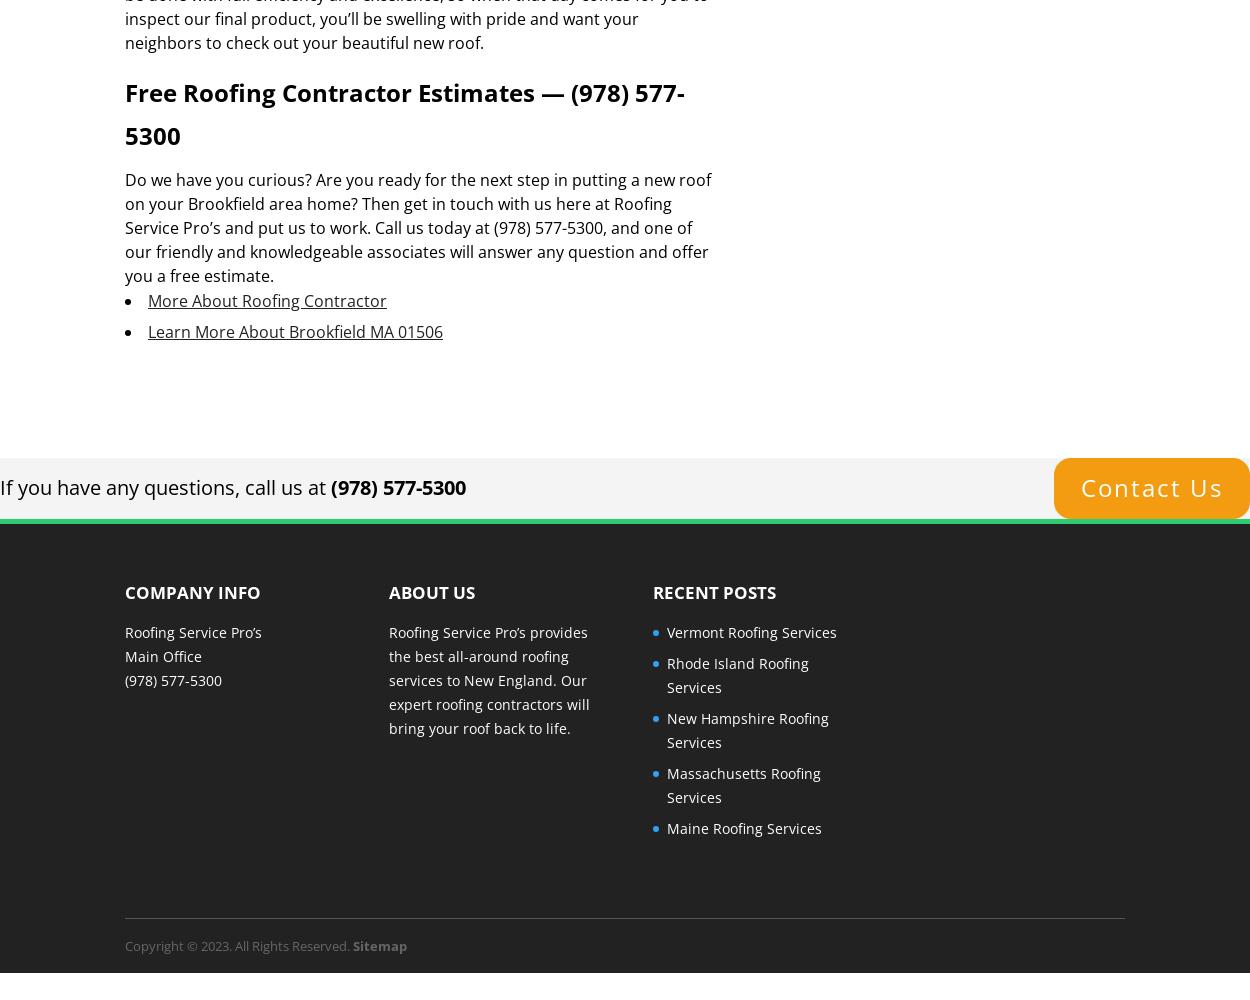 The width and height of the screenshot is (1250, 1000). Describe the element at coordinates (405, 113) in the screenshot. I see `'Free Roofing Contractor Estimates — (978) 577-5300'` at that location.